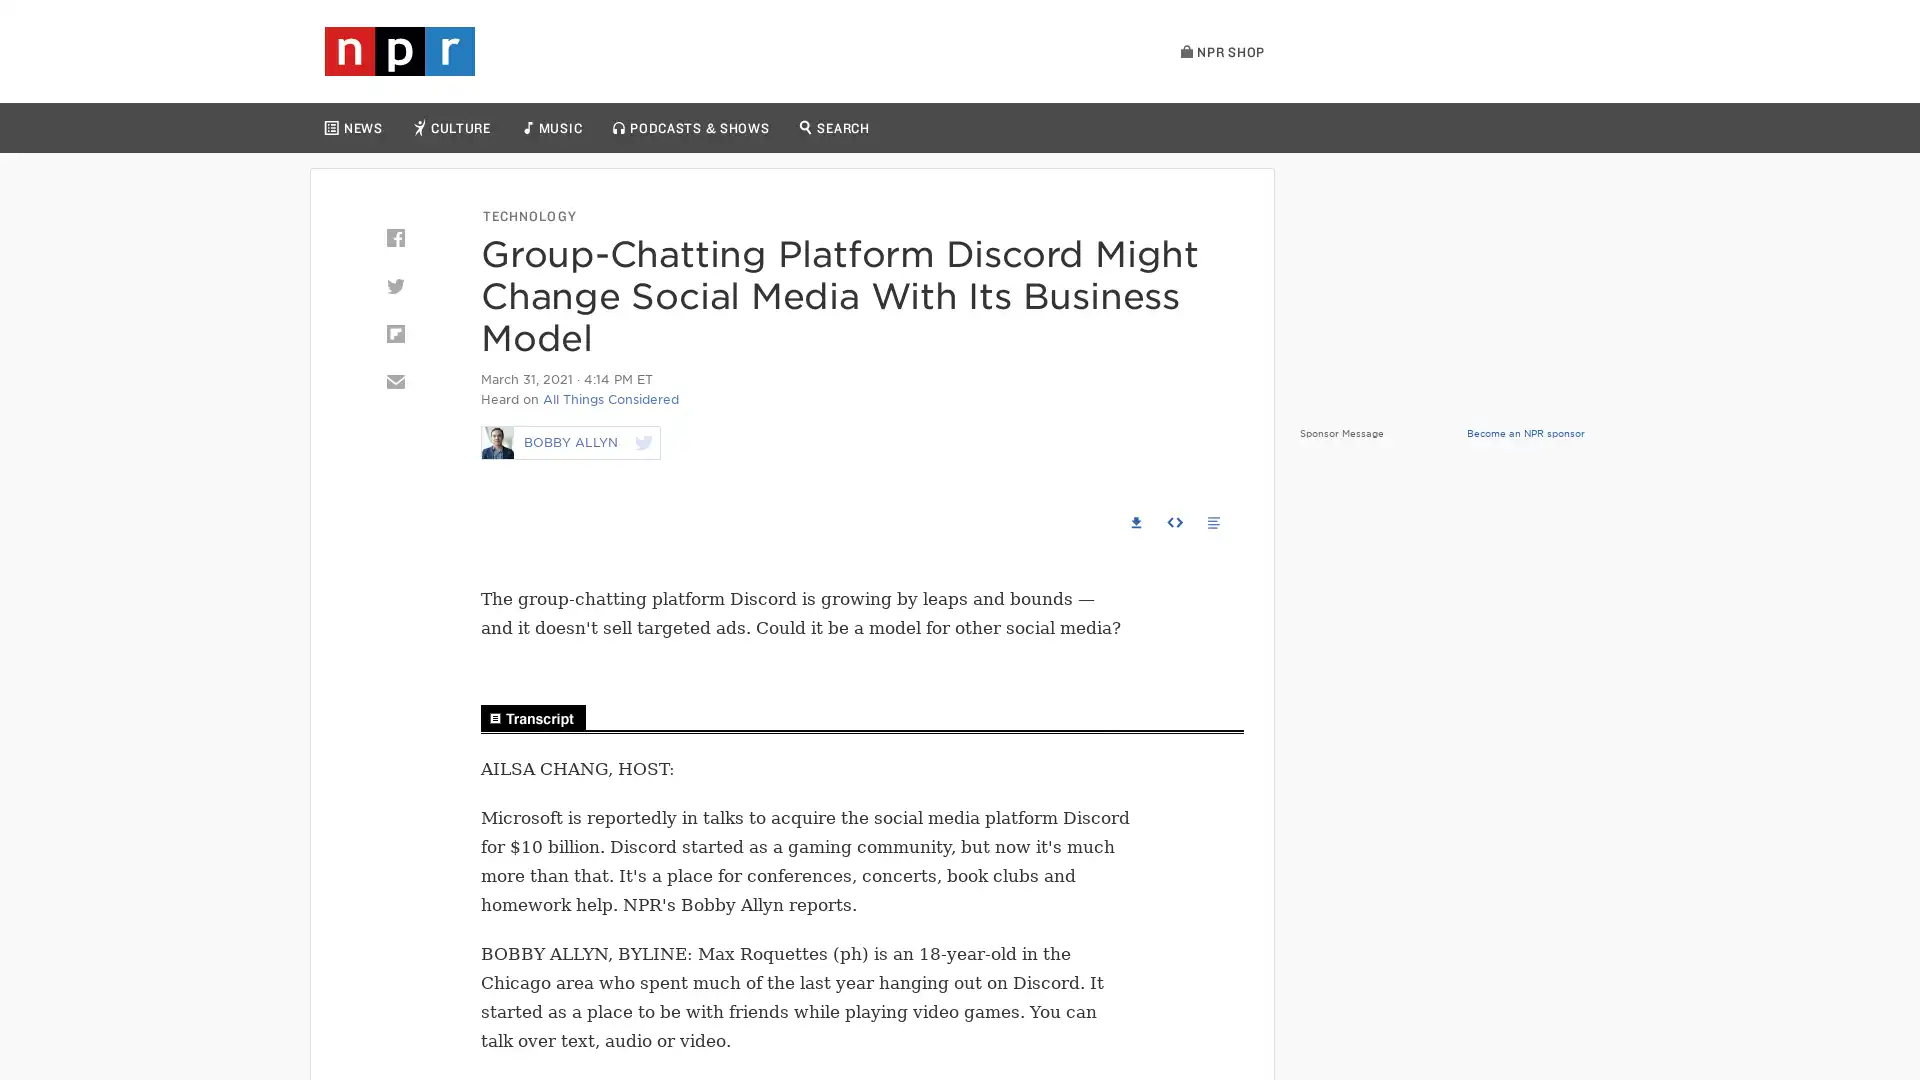  I want to click on Embed, so click(1175, 520).